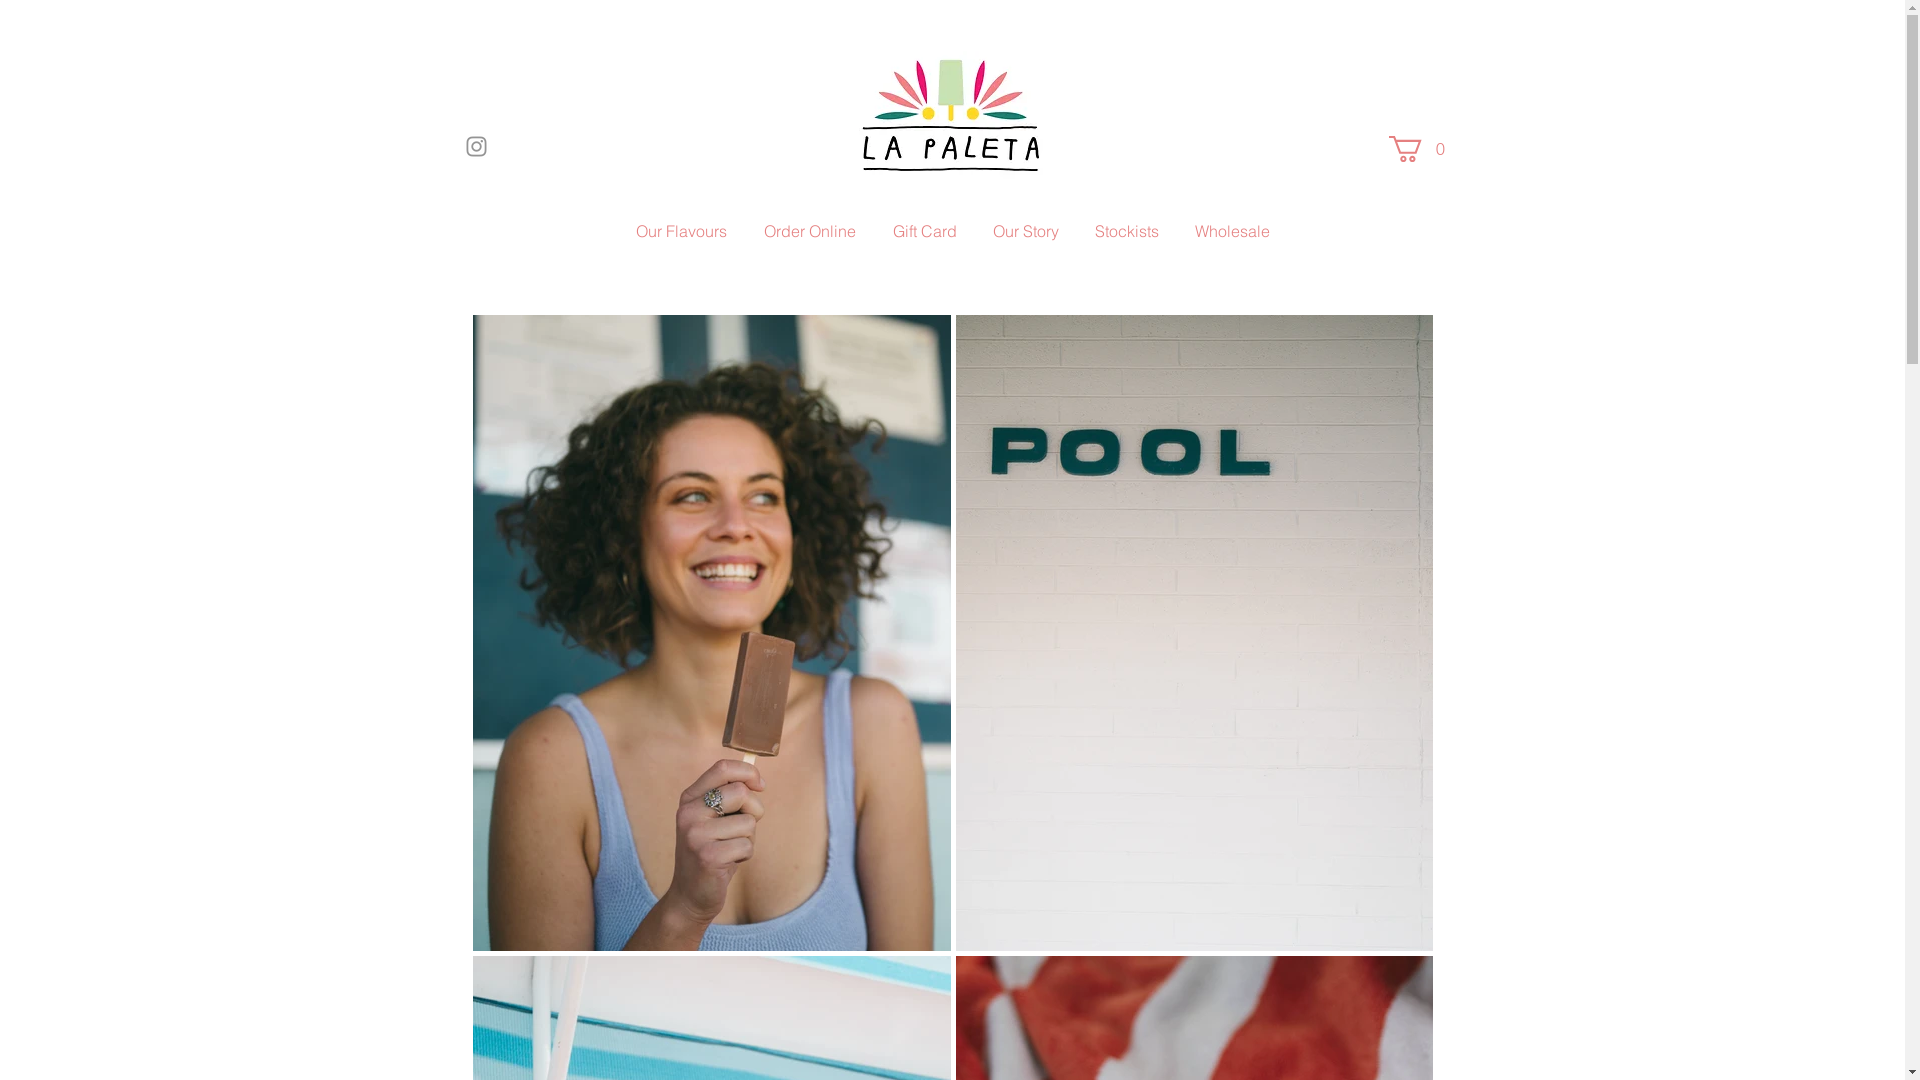  Describe the element at coordinates (1232, 230) in the screenshot. I see `'Wholesale'` at that location.